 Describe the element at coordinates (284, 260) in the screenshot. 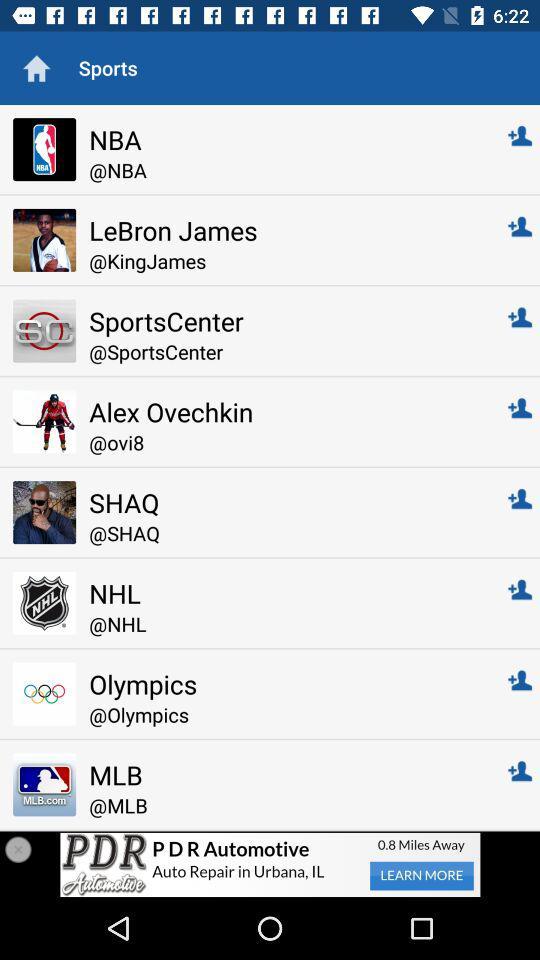

I see `the icon below the lebron james` at that location.